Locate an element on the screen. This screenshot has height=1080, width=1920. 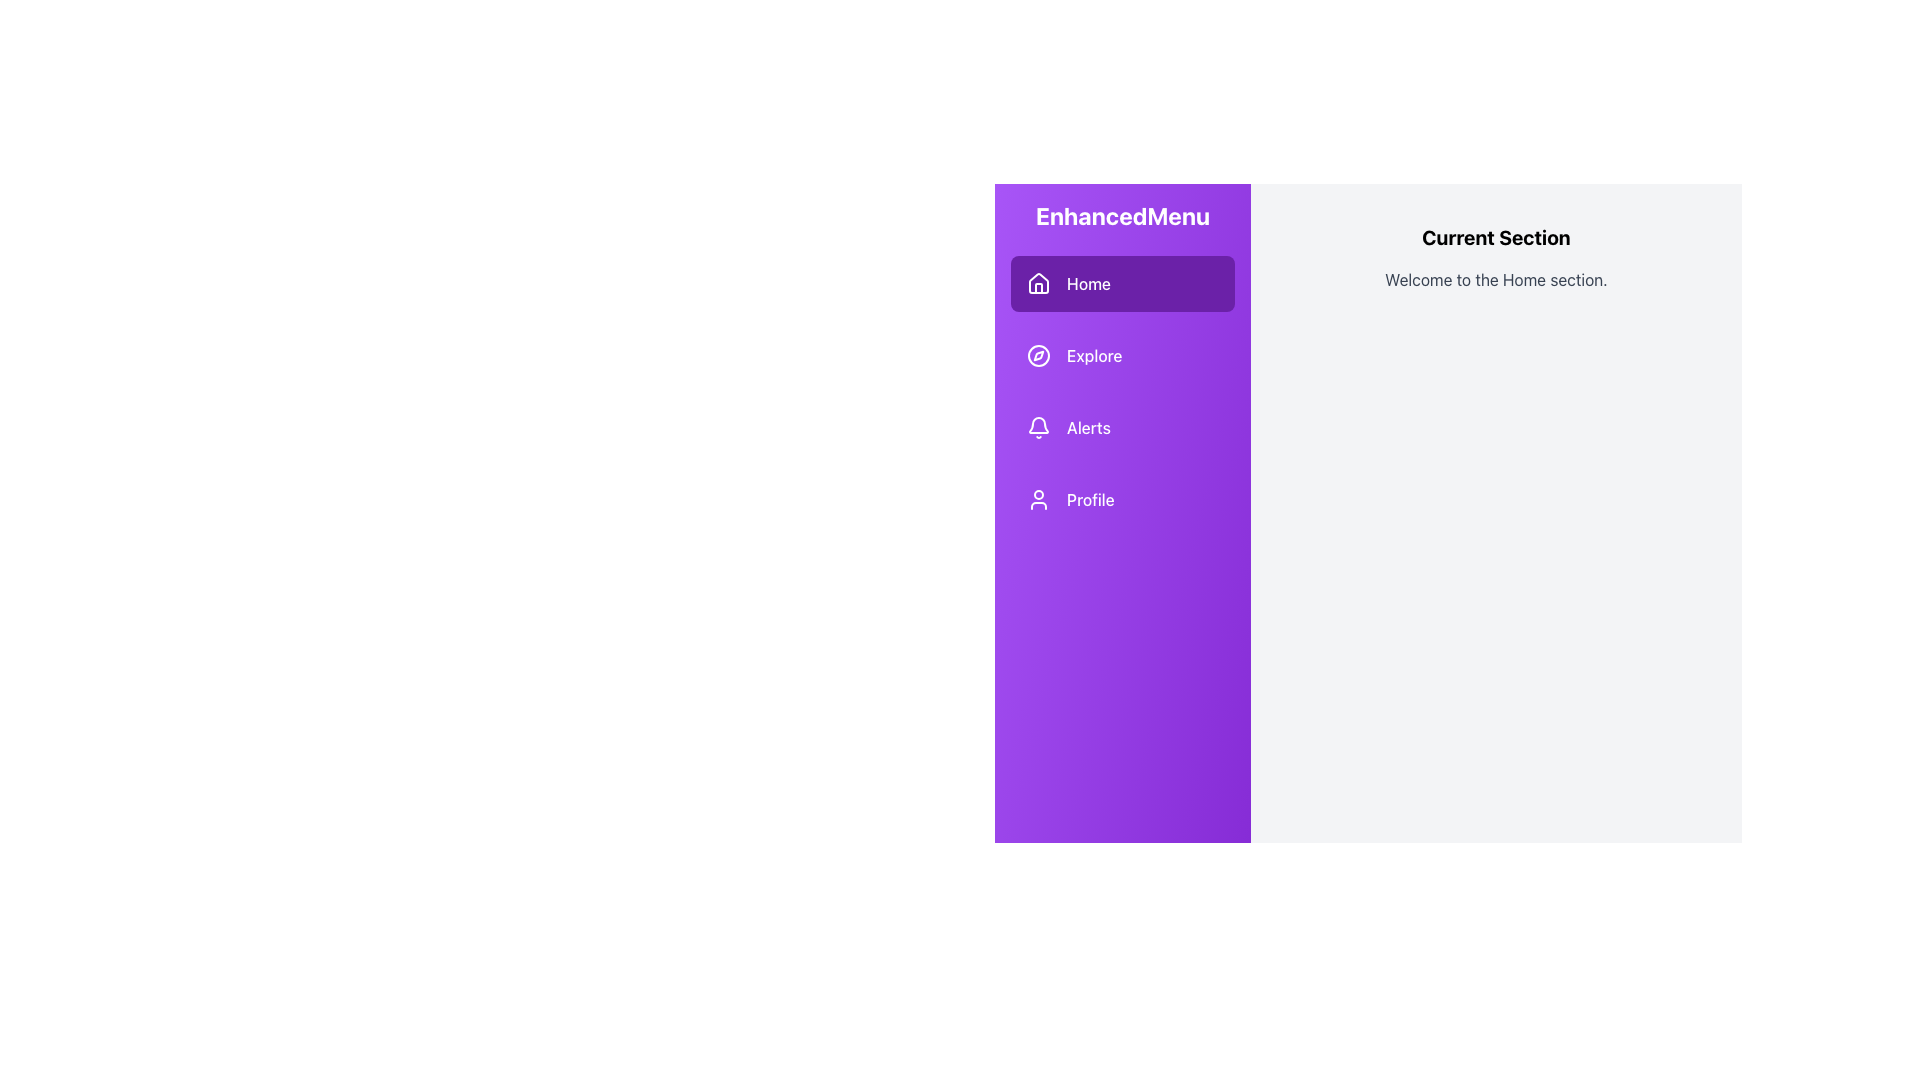
text label displaying 'Profile' in a medium-weight font, styled in white against a purple background, located in the vertical menu on the left side of the interface is located at coordinates (1089, 499).